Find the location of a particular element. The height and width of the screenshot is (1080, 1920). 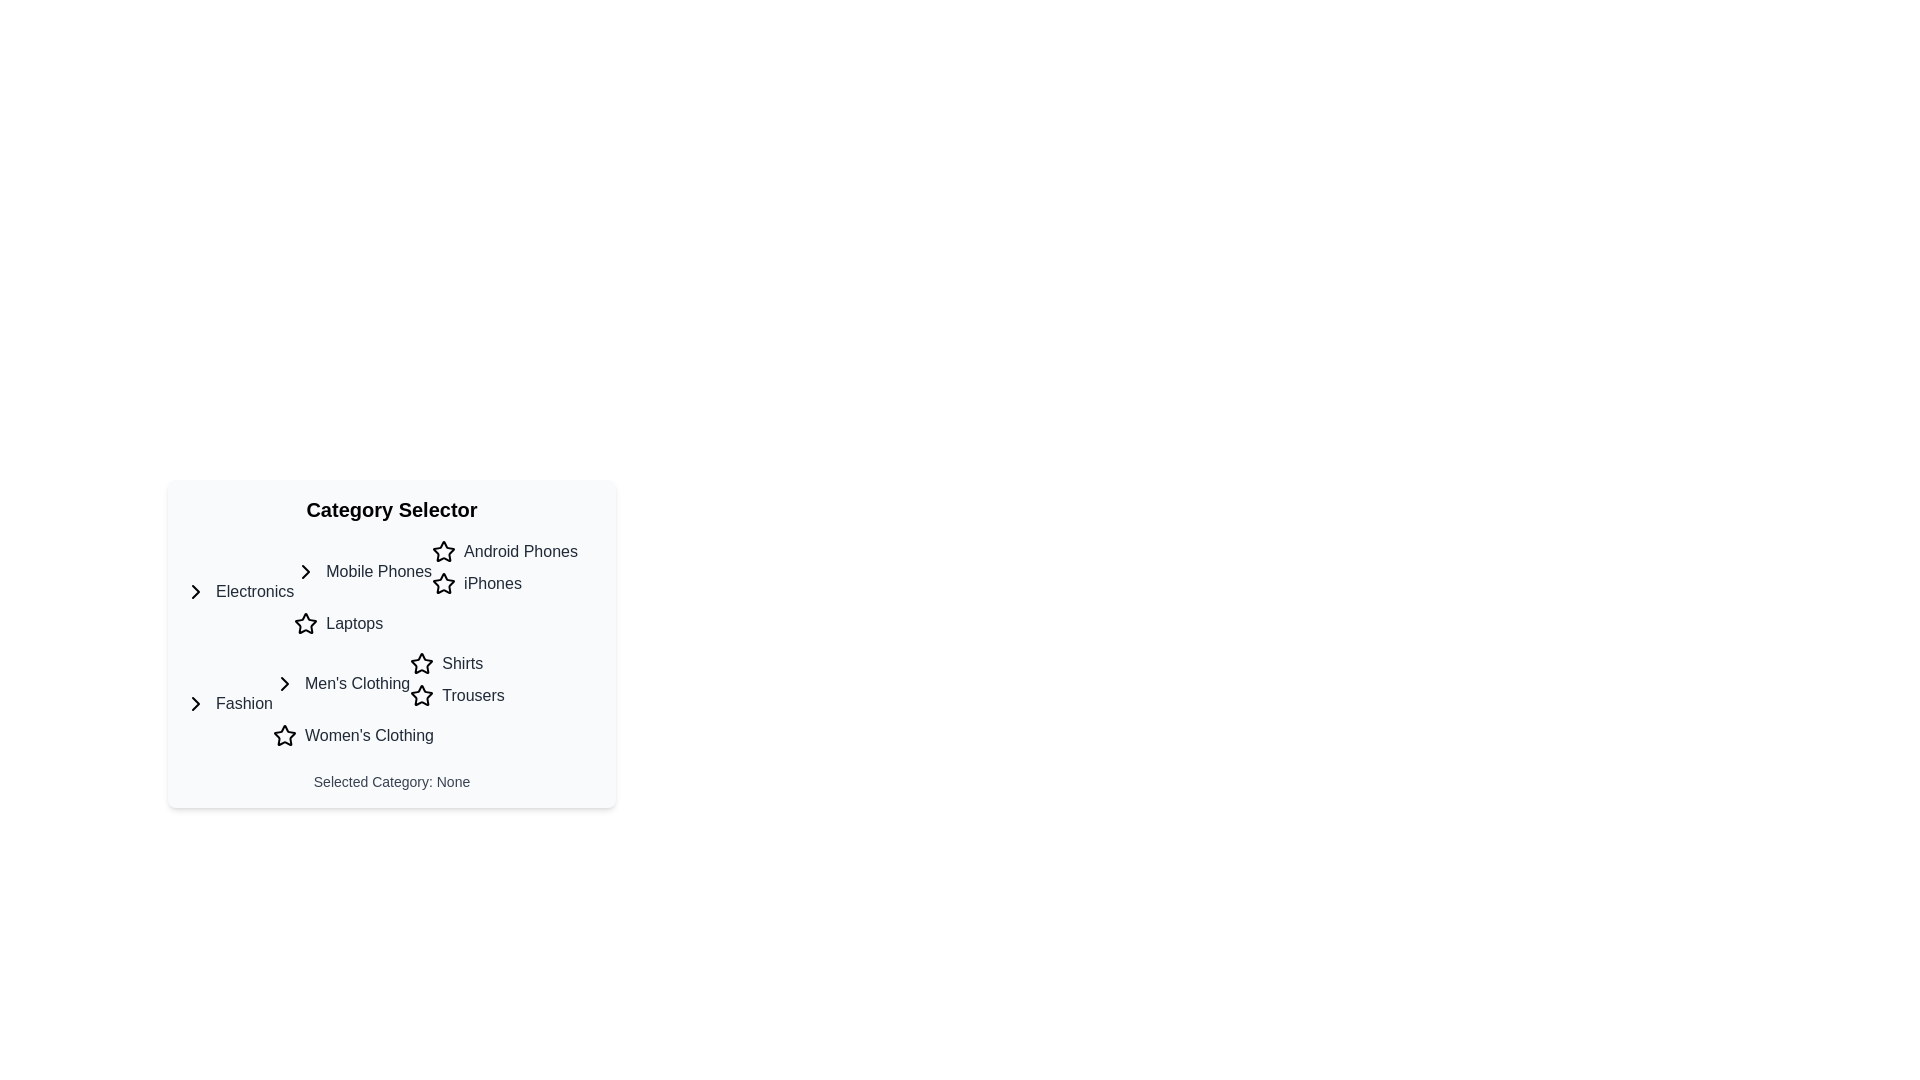

the chevron-right icon is located at coordinates (196, 703).